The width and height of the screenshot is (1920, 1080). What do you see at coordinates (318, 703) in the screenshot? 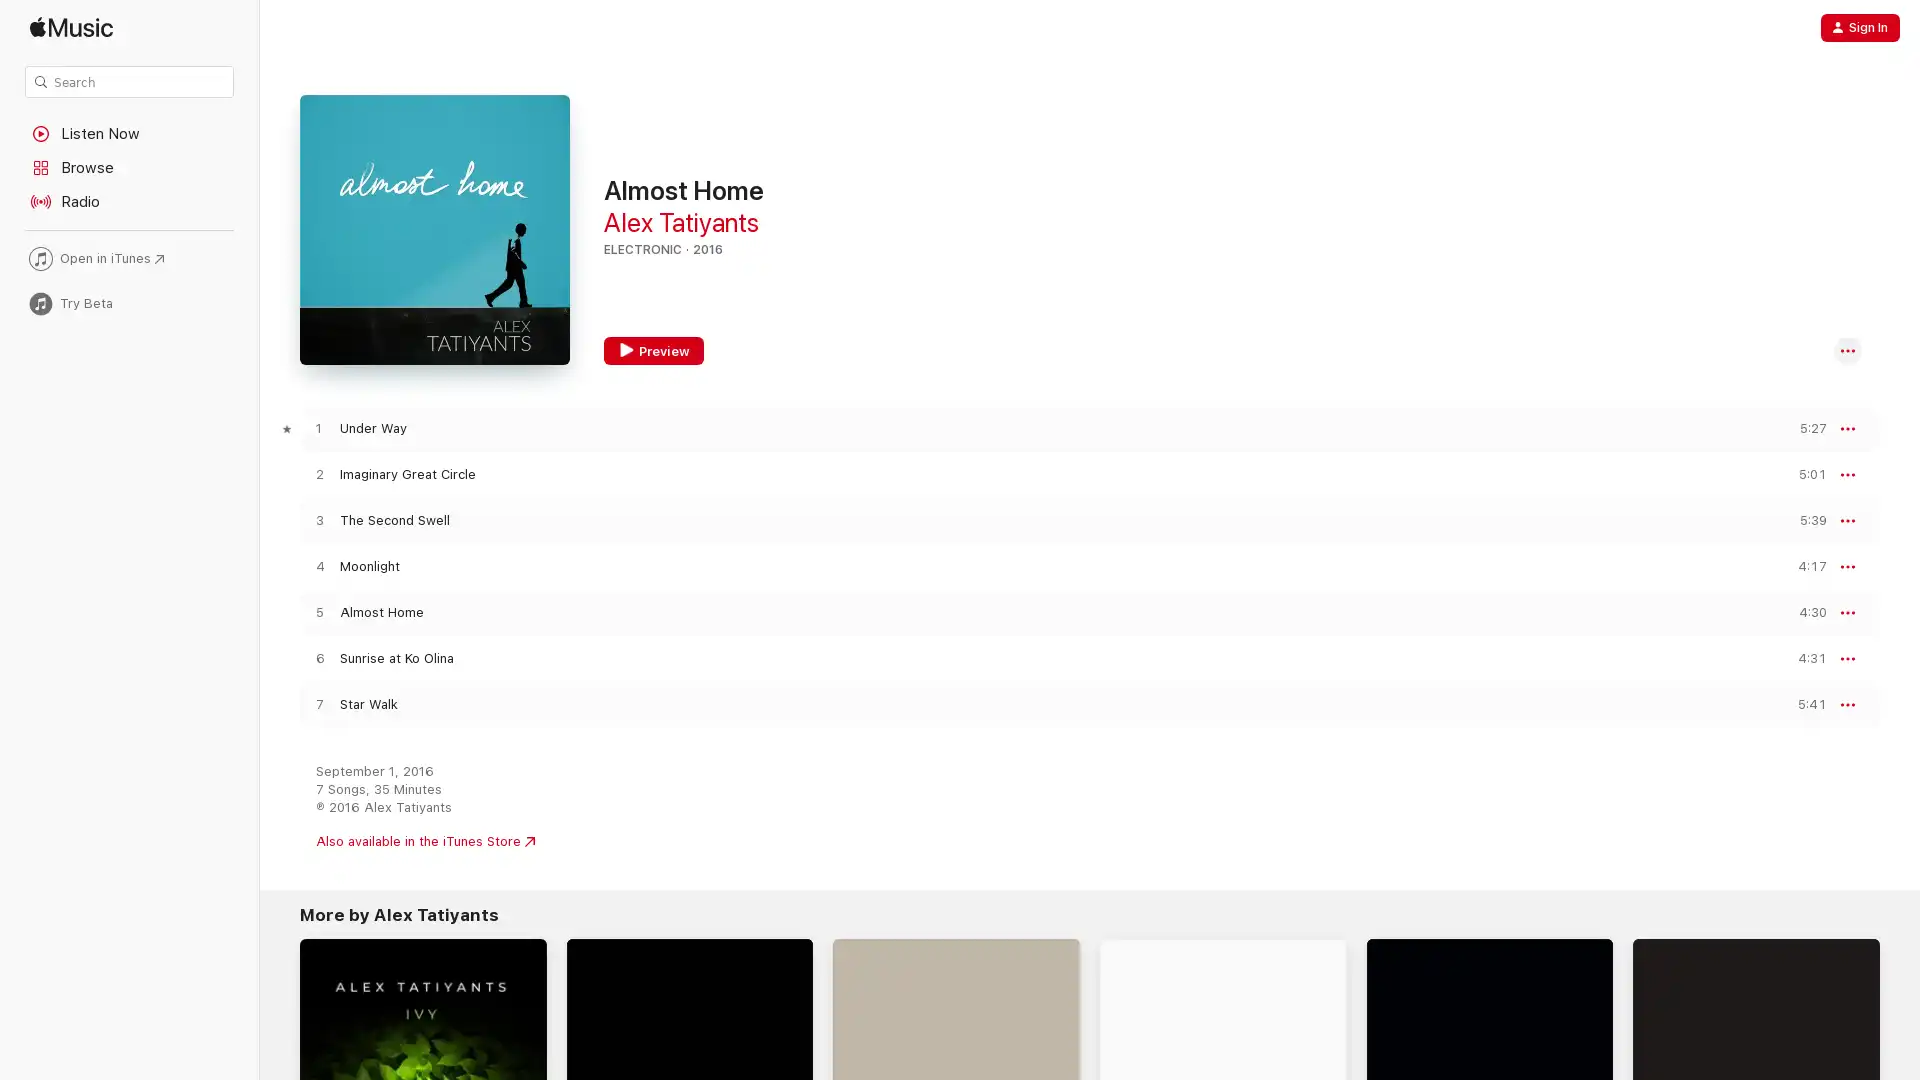
I see `Play` at bounding box center [318, 703].